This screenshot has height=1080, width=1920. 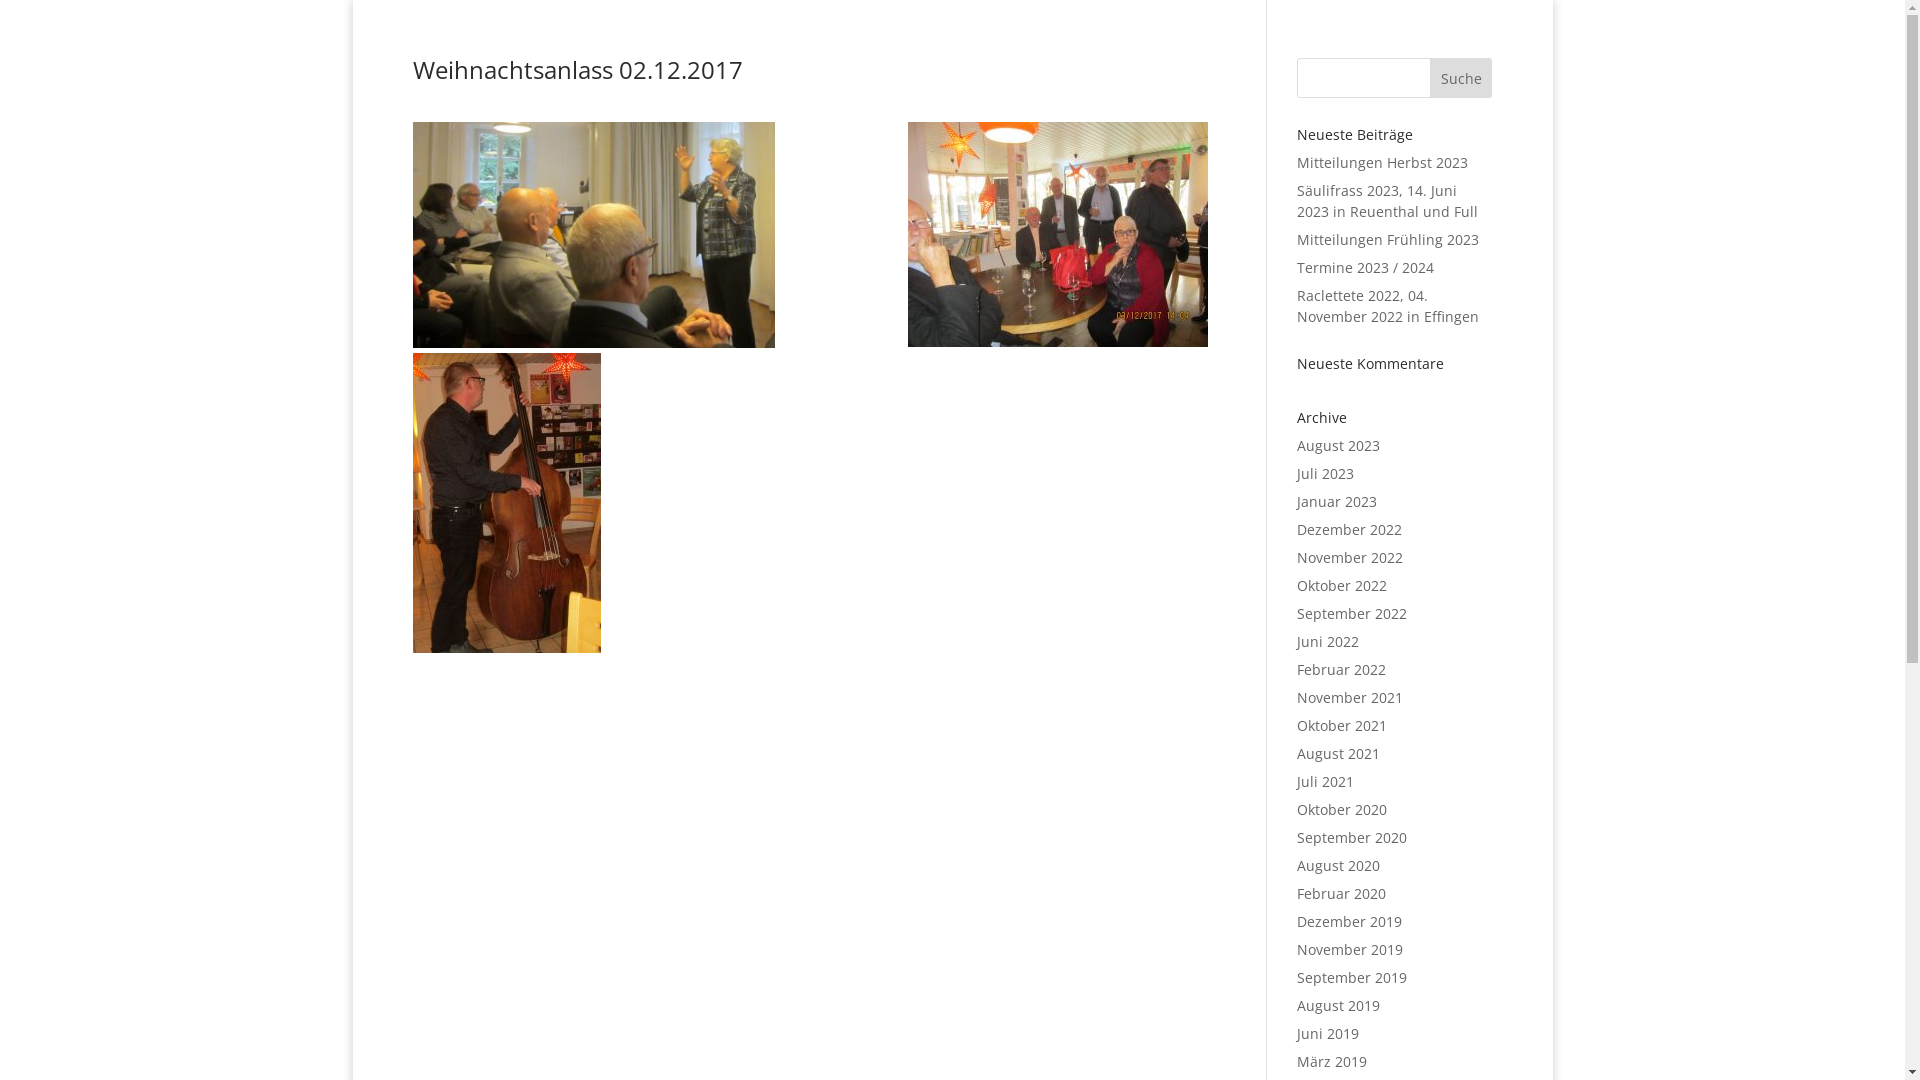 What do you see at coordinates (1296, 161) in the screenshot?
I see `'Mitteilungen Herbst 2023'` at bounding box center [1296, 161].